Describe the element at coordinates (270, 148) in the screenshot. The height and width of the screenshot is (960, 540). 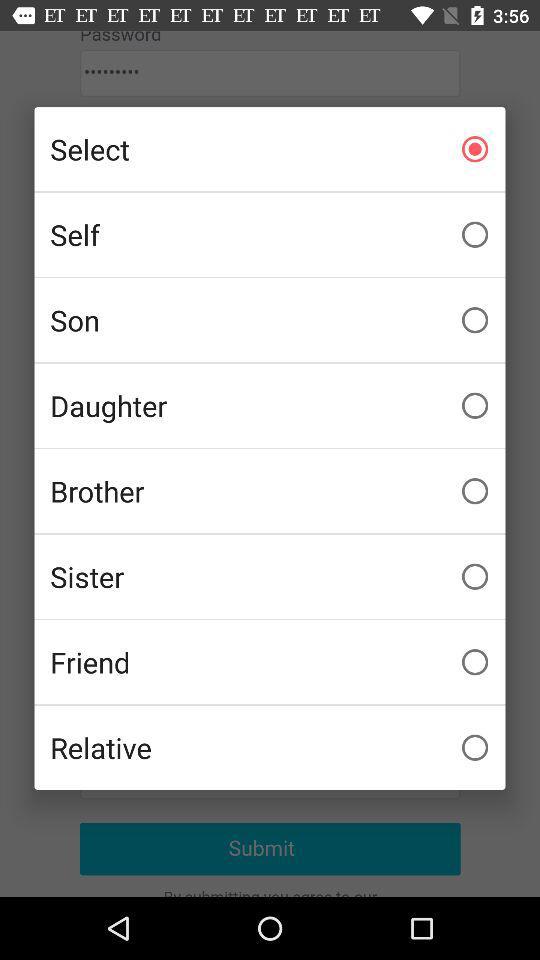
I see `select checkbox` at that location.